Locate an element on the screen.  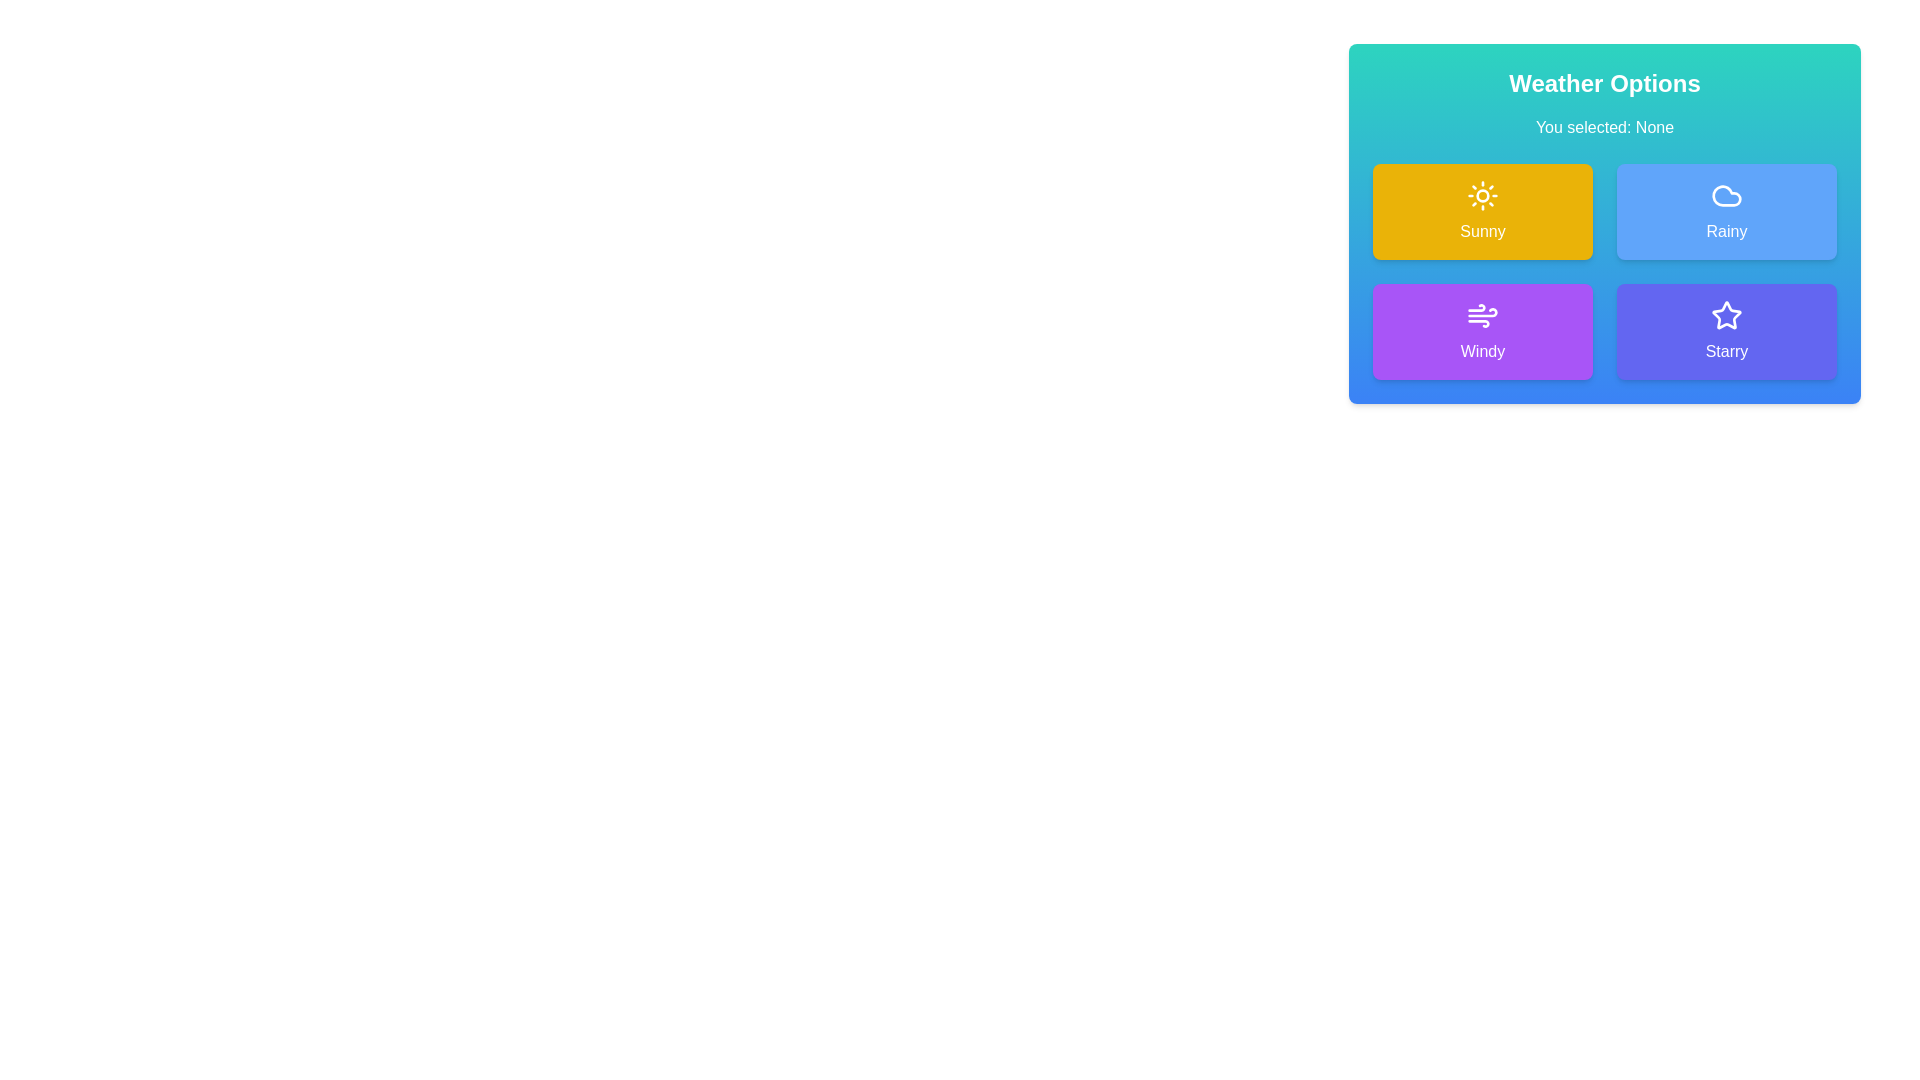
the 'Sunny' button, which is the first option in the grid layout is located at coordinates (1483, 212).